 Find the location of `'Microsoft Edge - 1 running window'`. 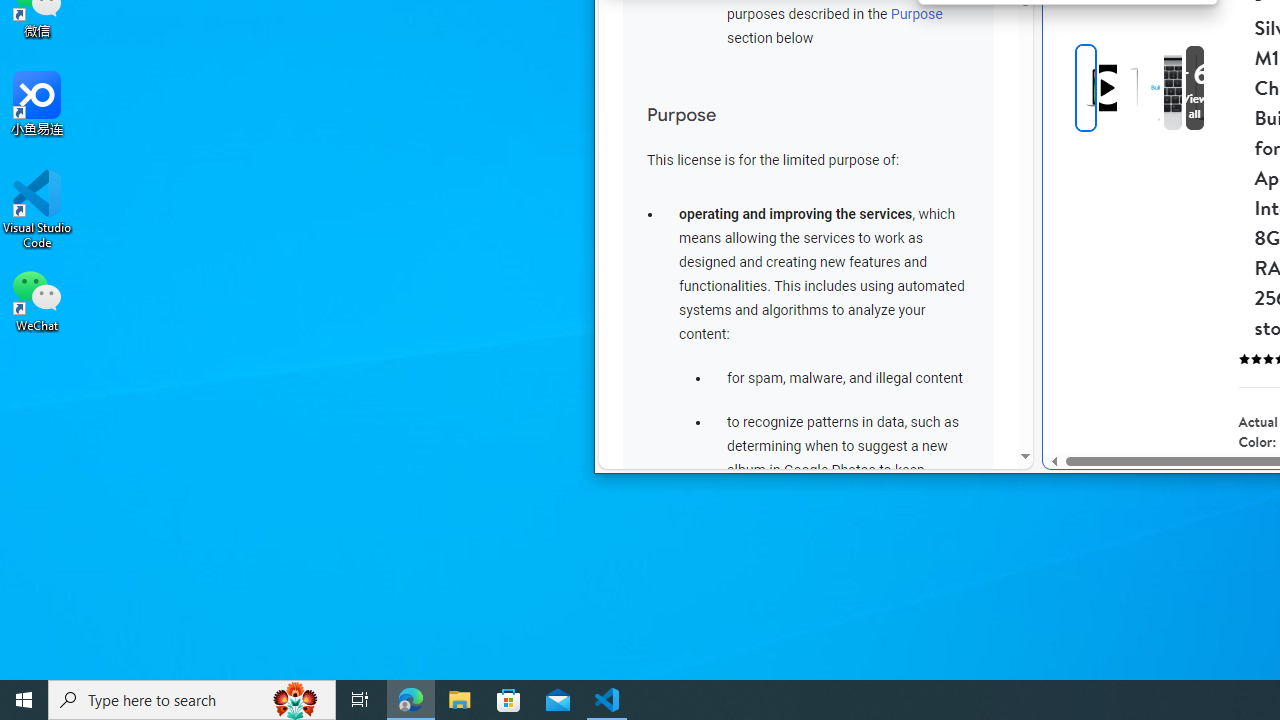

'Microsoft Edge - 1 running window' is located at coordinates (410, 698).